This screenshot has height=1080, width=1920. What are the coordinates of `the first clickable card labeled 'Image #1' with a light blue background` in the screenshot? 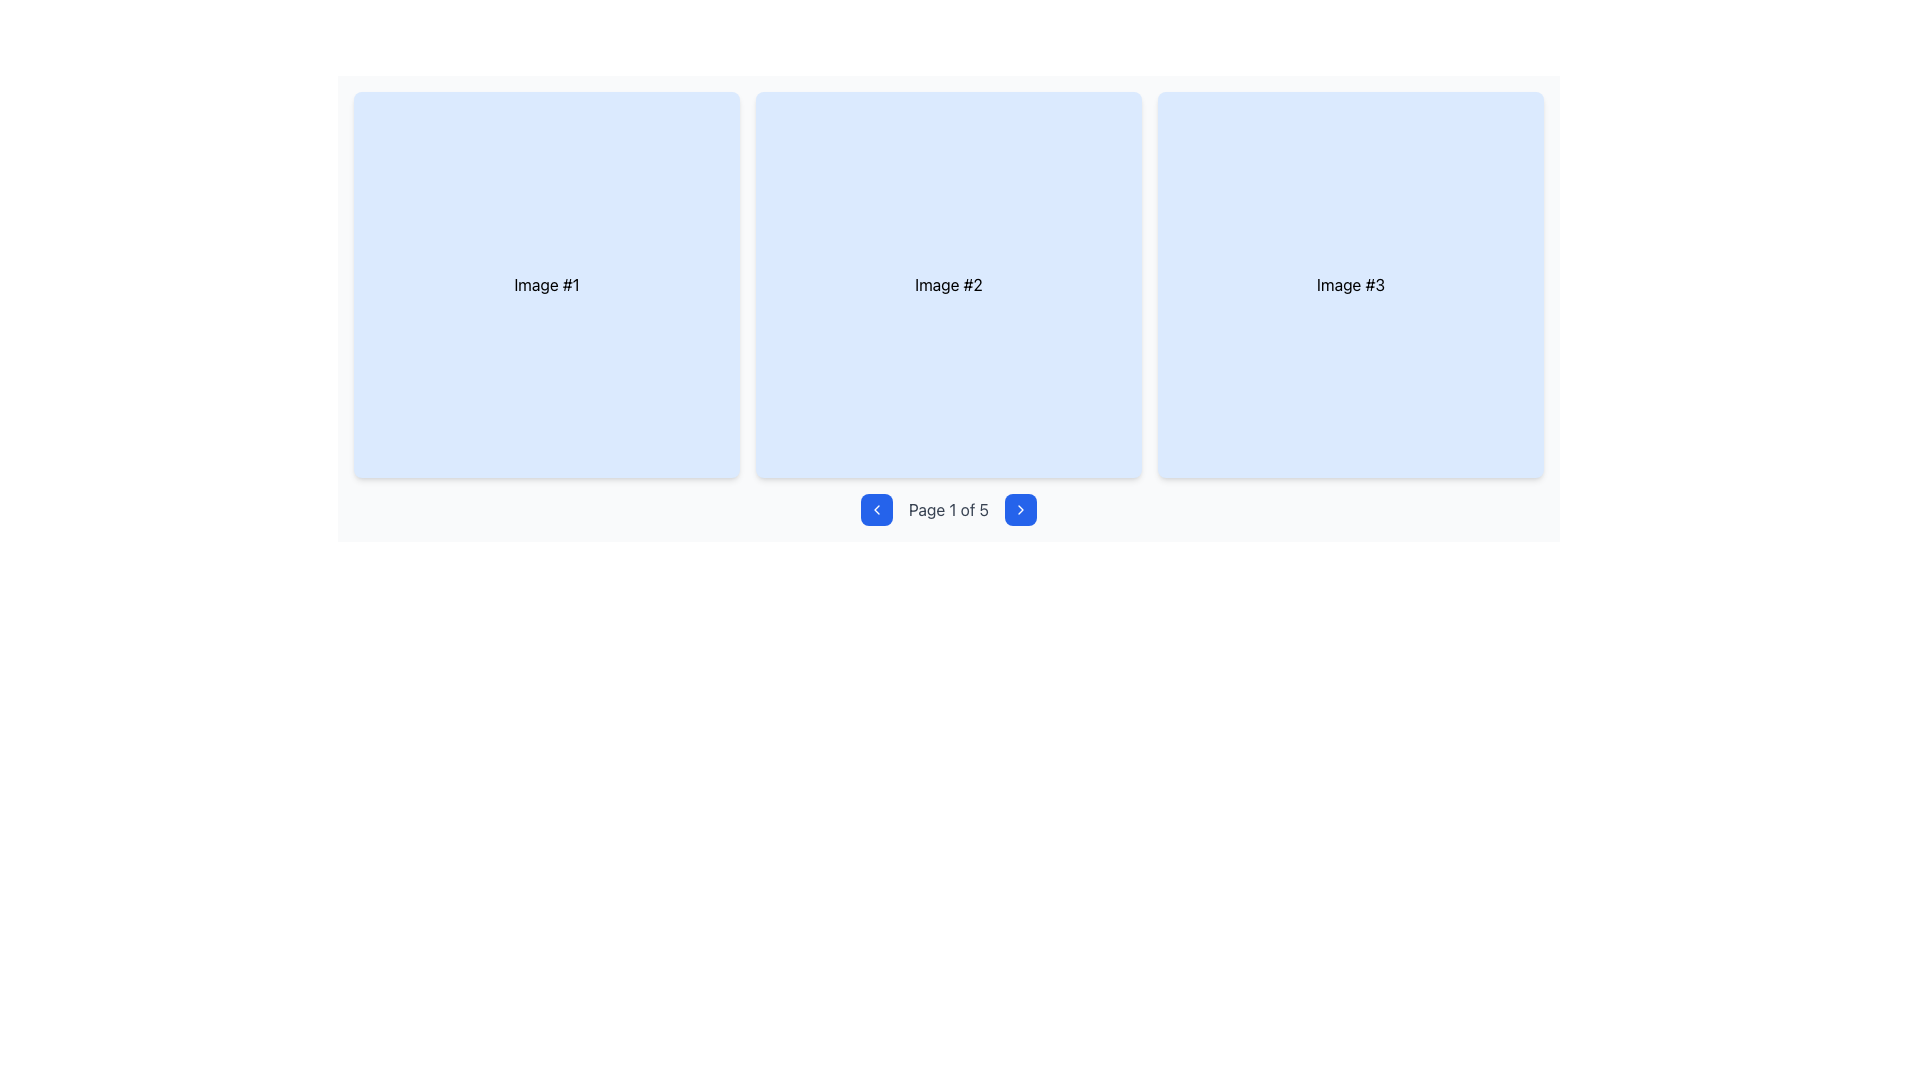 It's located at (547, 285).